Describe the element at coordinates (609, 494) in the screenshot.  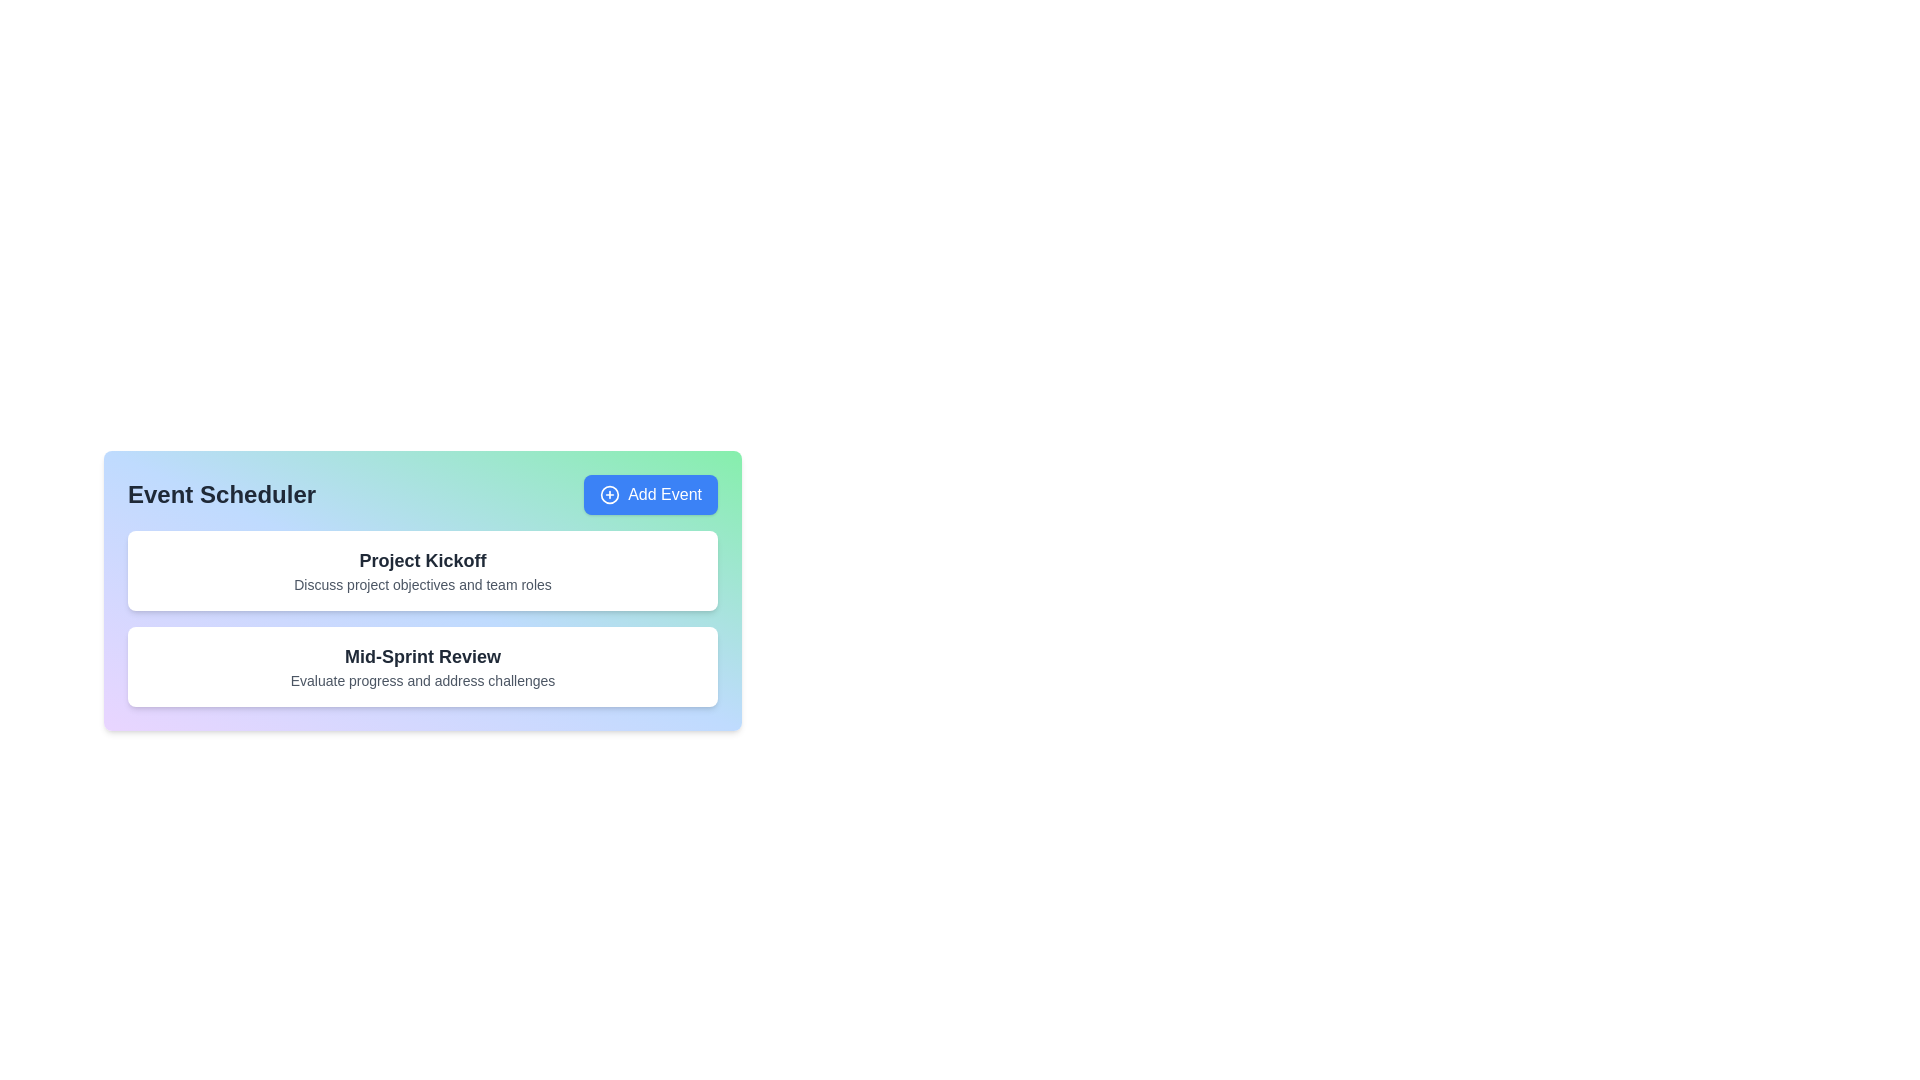
I see `the SVG Icon (Circle and Cross Symbol) located at the top-right corner of the 'Event Scheduler' card` at that location.